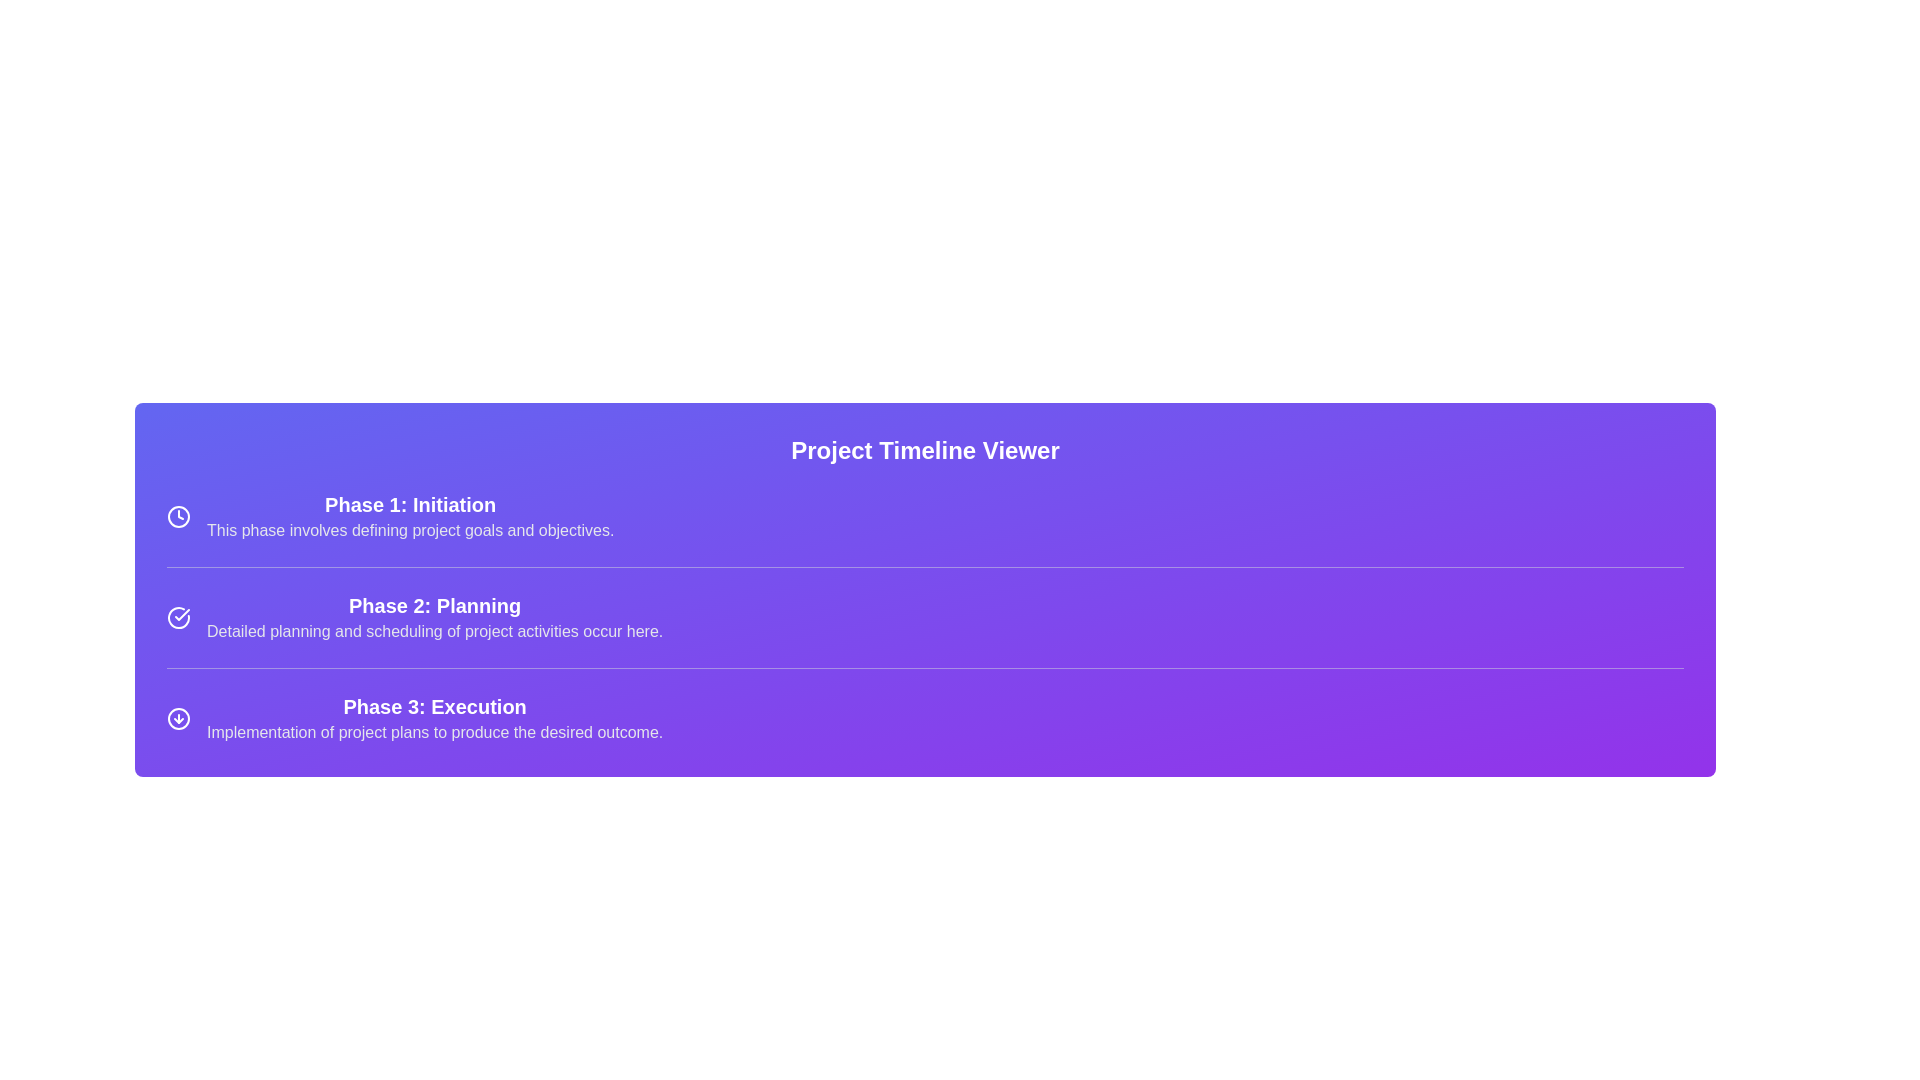 This screenshot has height=1080, width=1920. I want to click on the horizontal divider line that separates 'Phase 1' and 'Phase 2', which is styled with a gray color and low opacity, so click(924, 567).